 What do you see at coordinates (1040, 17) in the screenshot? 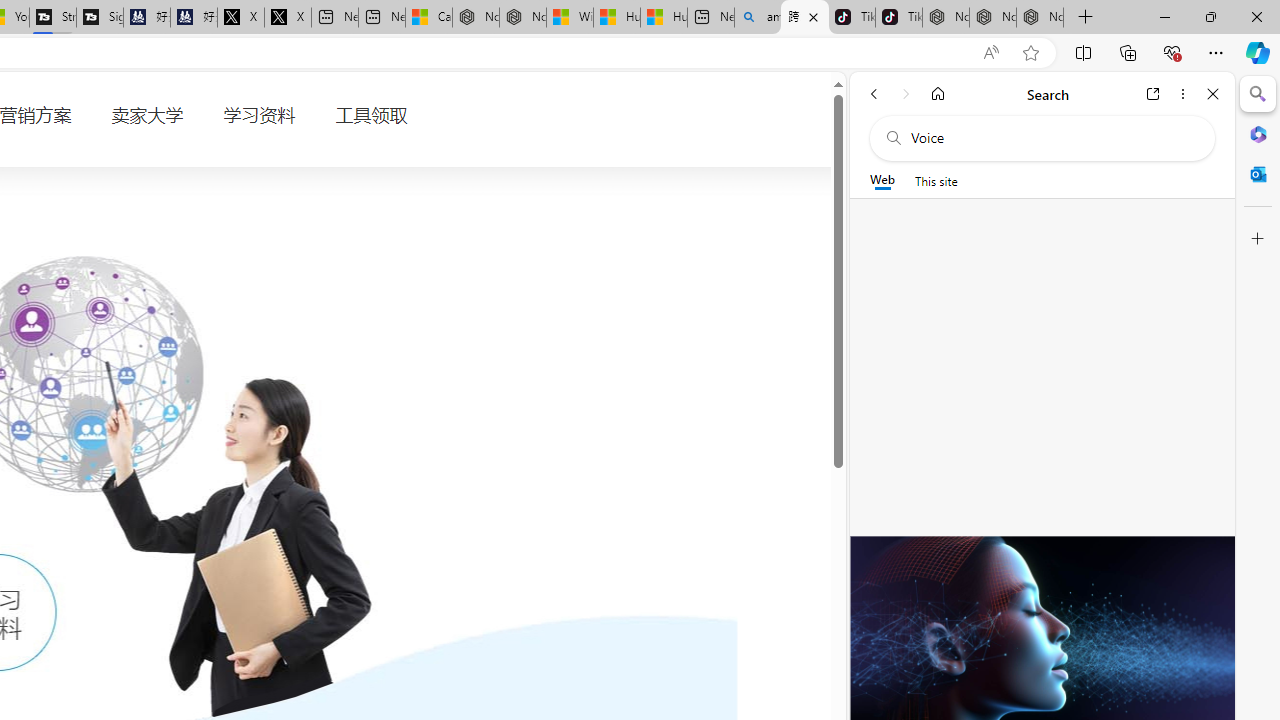
I see `'Nordace - Siena Pro 15 Essential Set'` at bounding box center [1040, 17].